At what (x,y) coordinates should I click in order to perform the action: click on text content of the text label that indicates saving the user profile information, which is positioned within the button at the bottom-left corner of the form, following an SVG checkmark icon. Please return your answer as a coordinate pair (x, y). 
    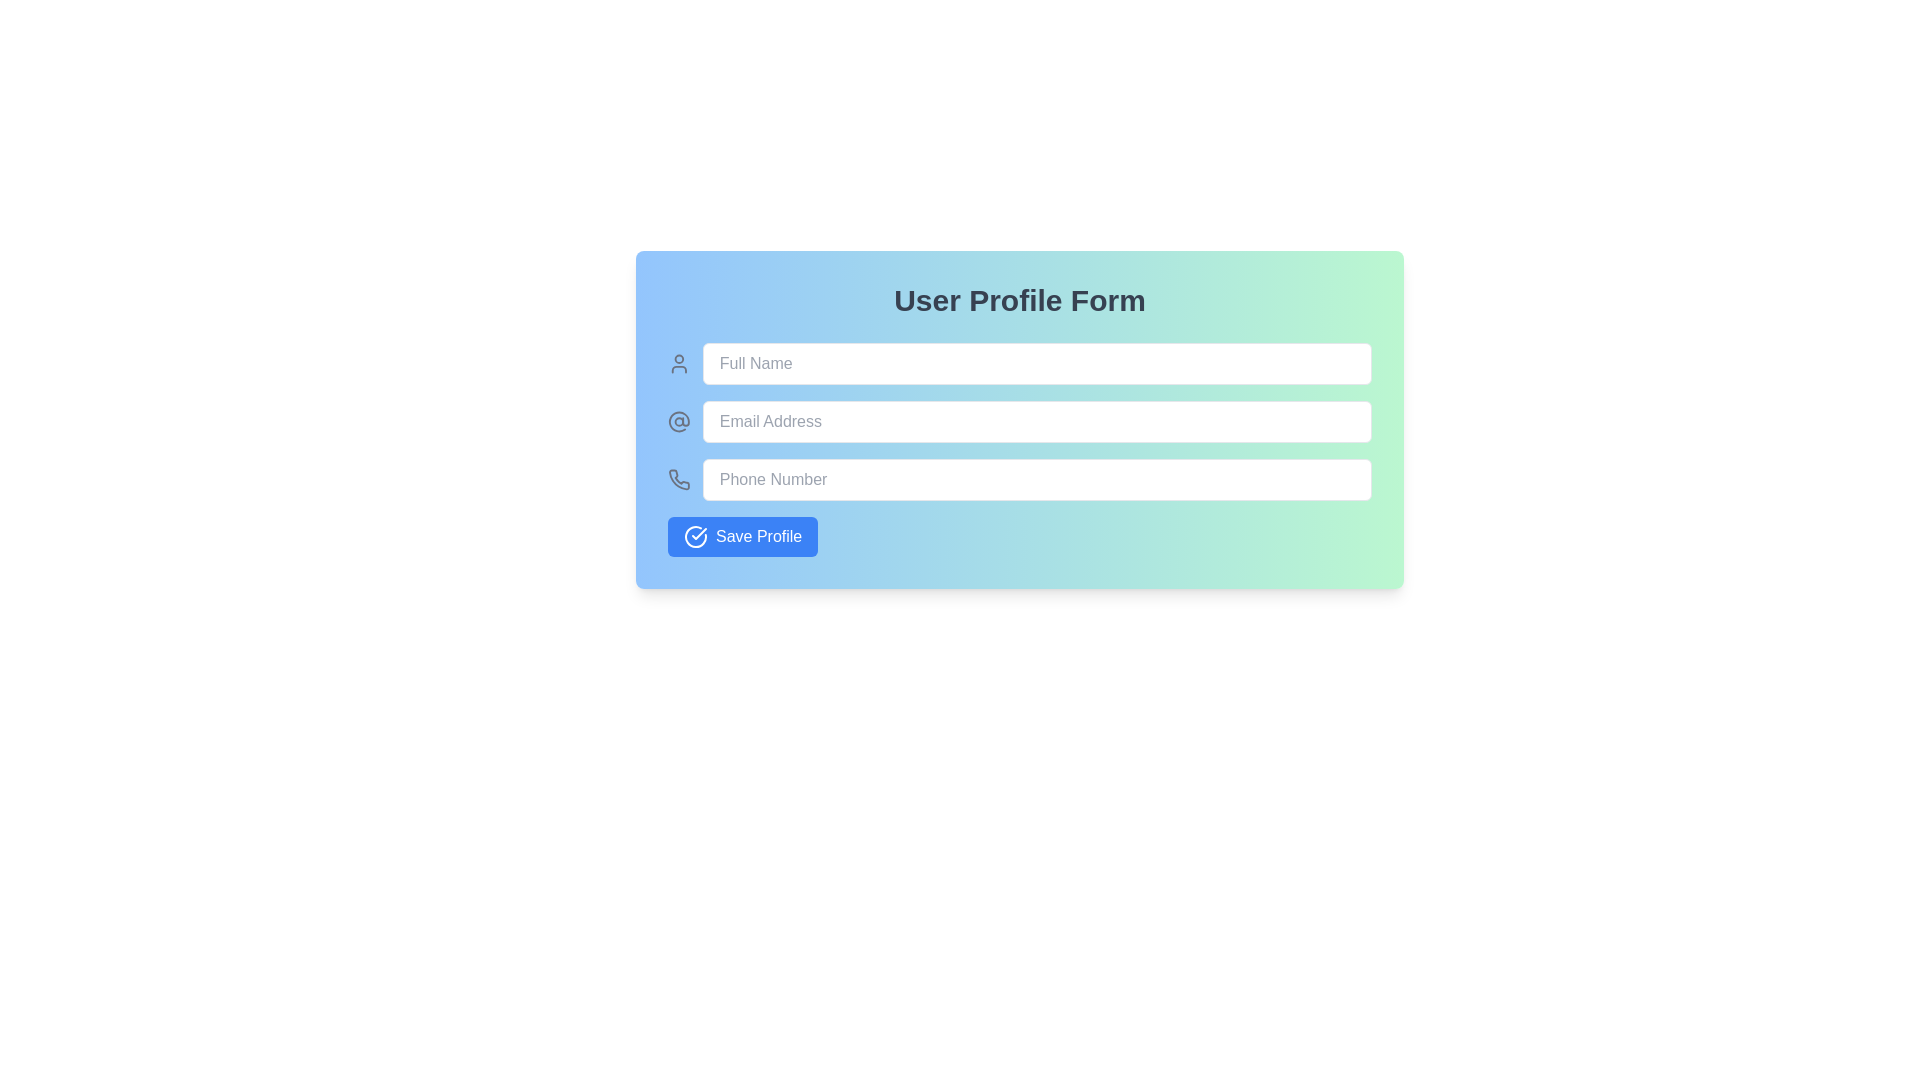
    Looking at the image, I should click on (758, 535).